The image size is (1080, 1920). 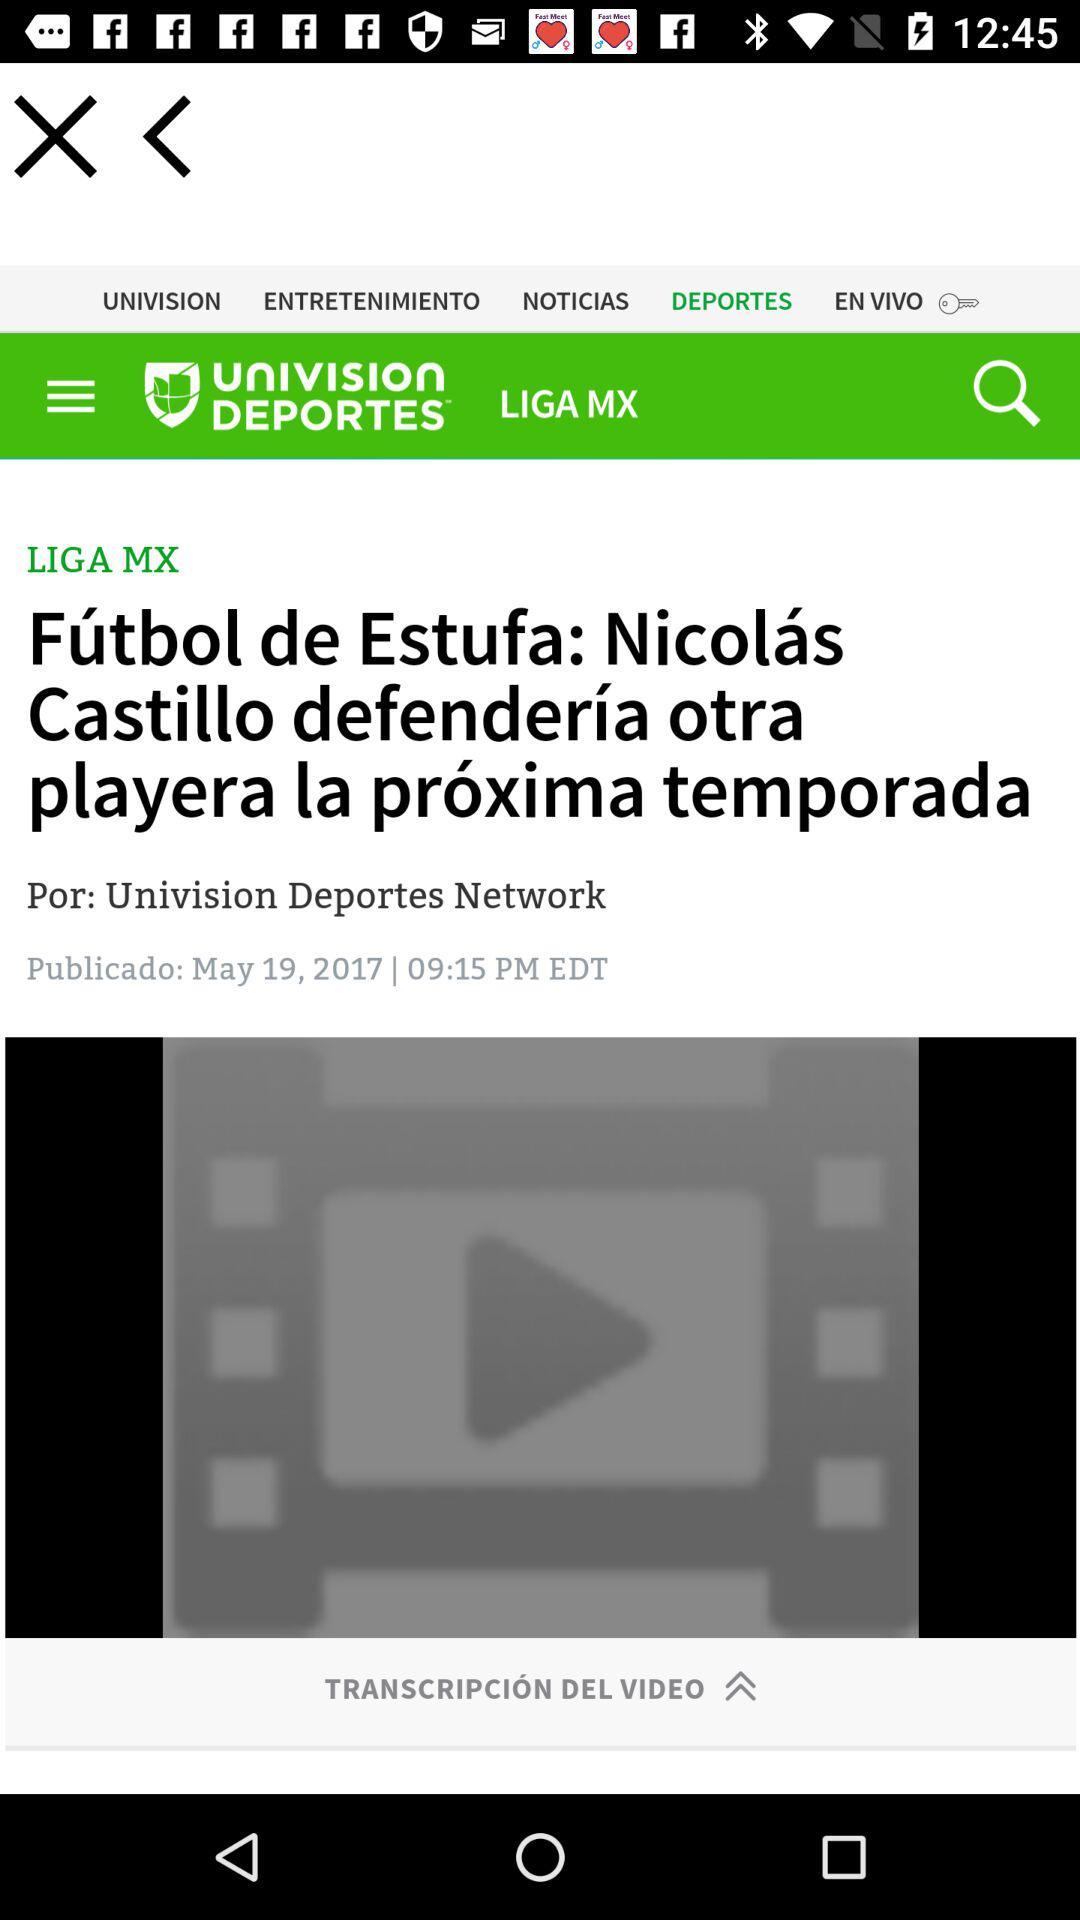 I want to click on the close icon, so click(x=54, y=135).